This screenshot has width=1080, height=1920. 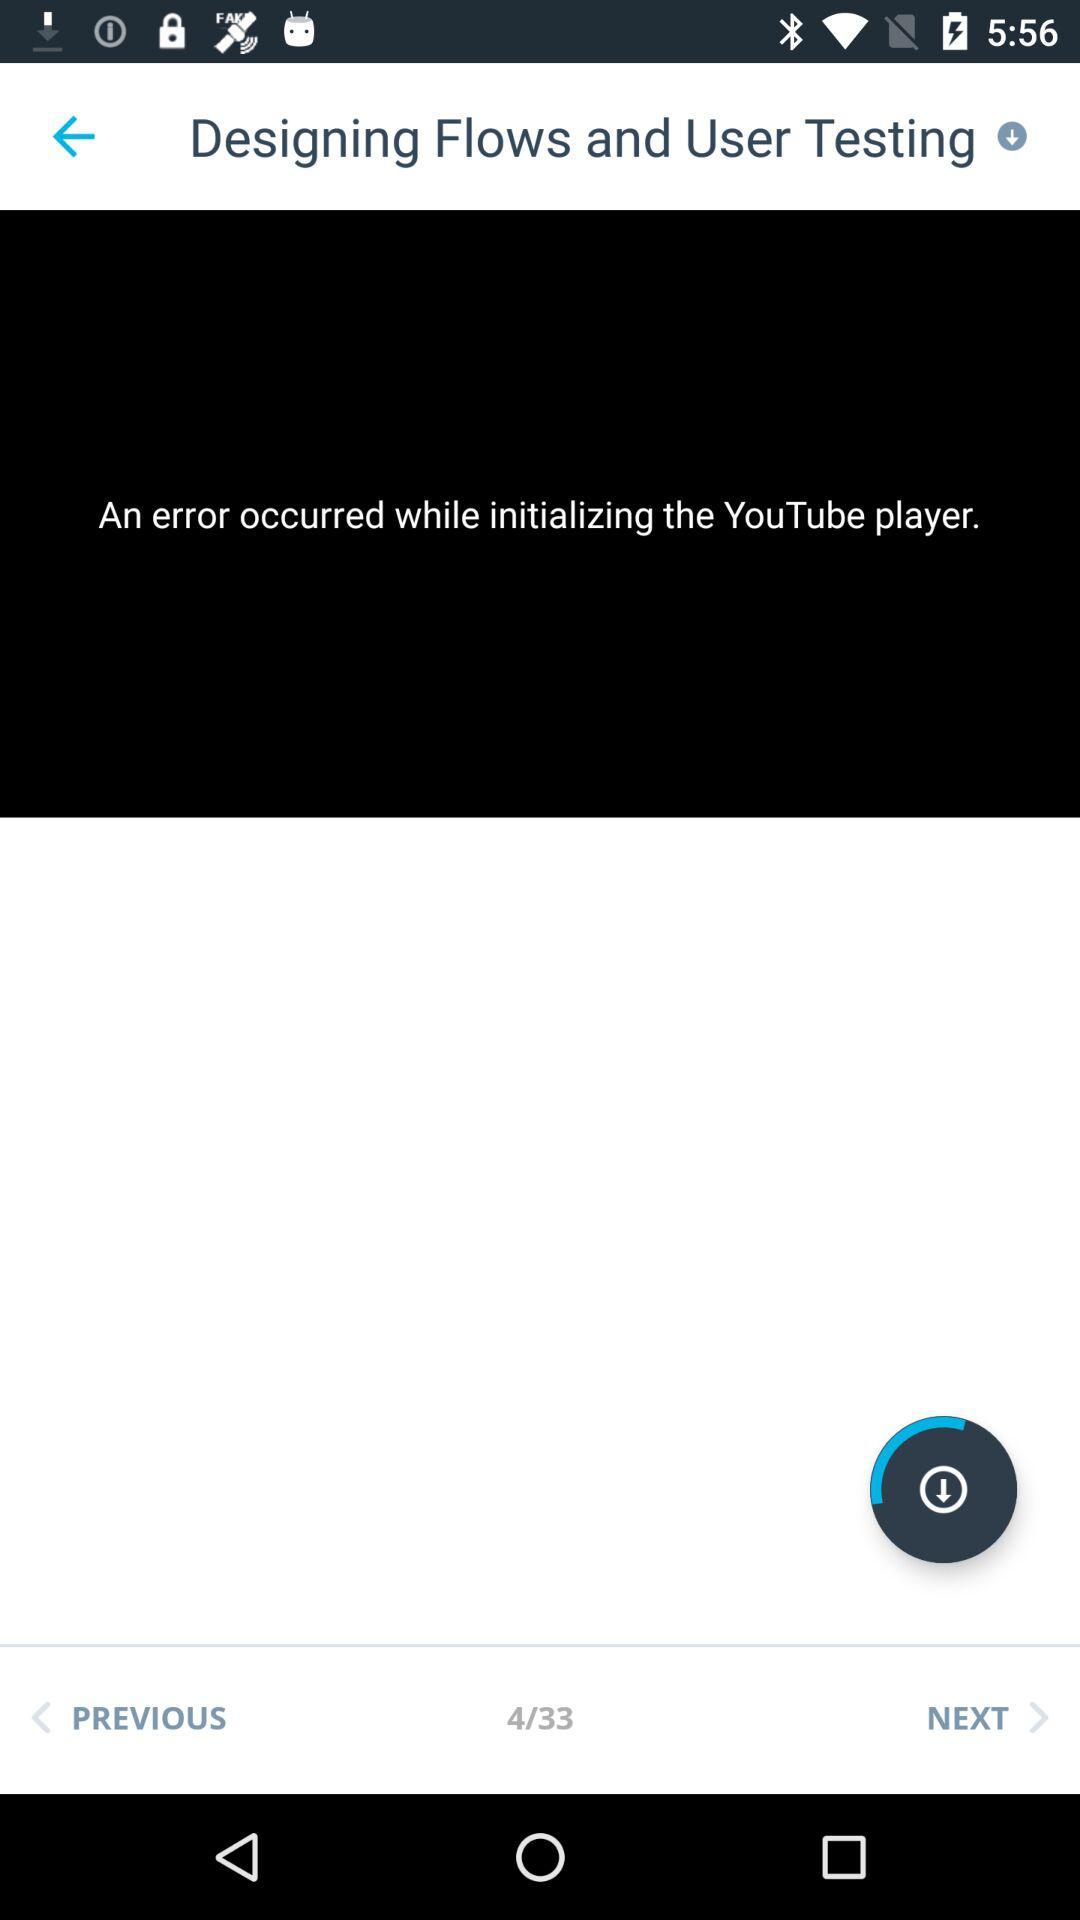 I want to click on the item above the an error occurred app, so click(x=72, y=135).